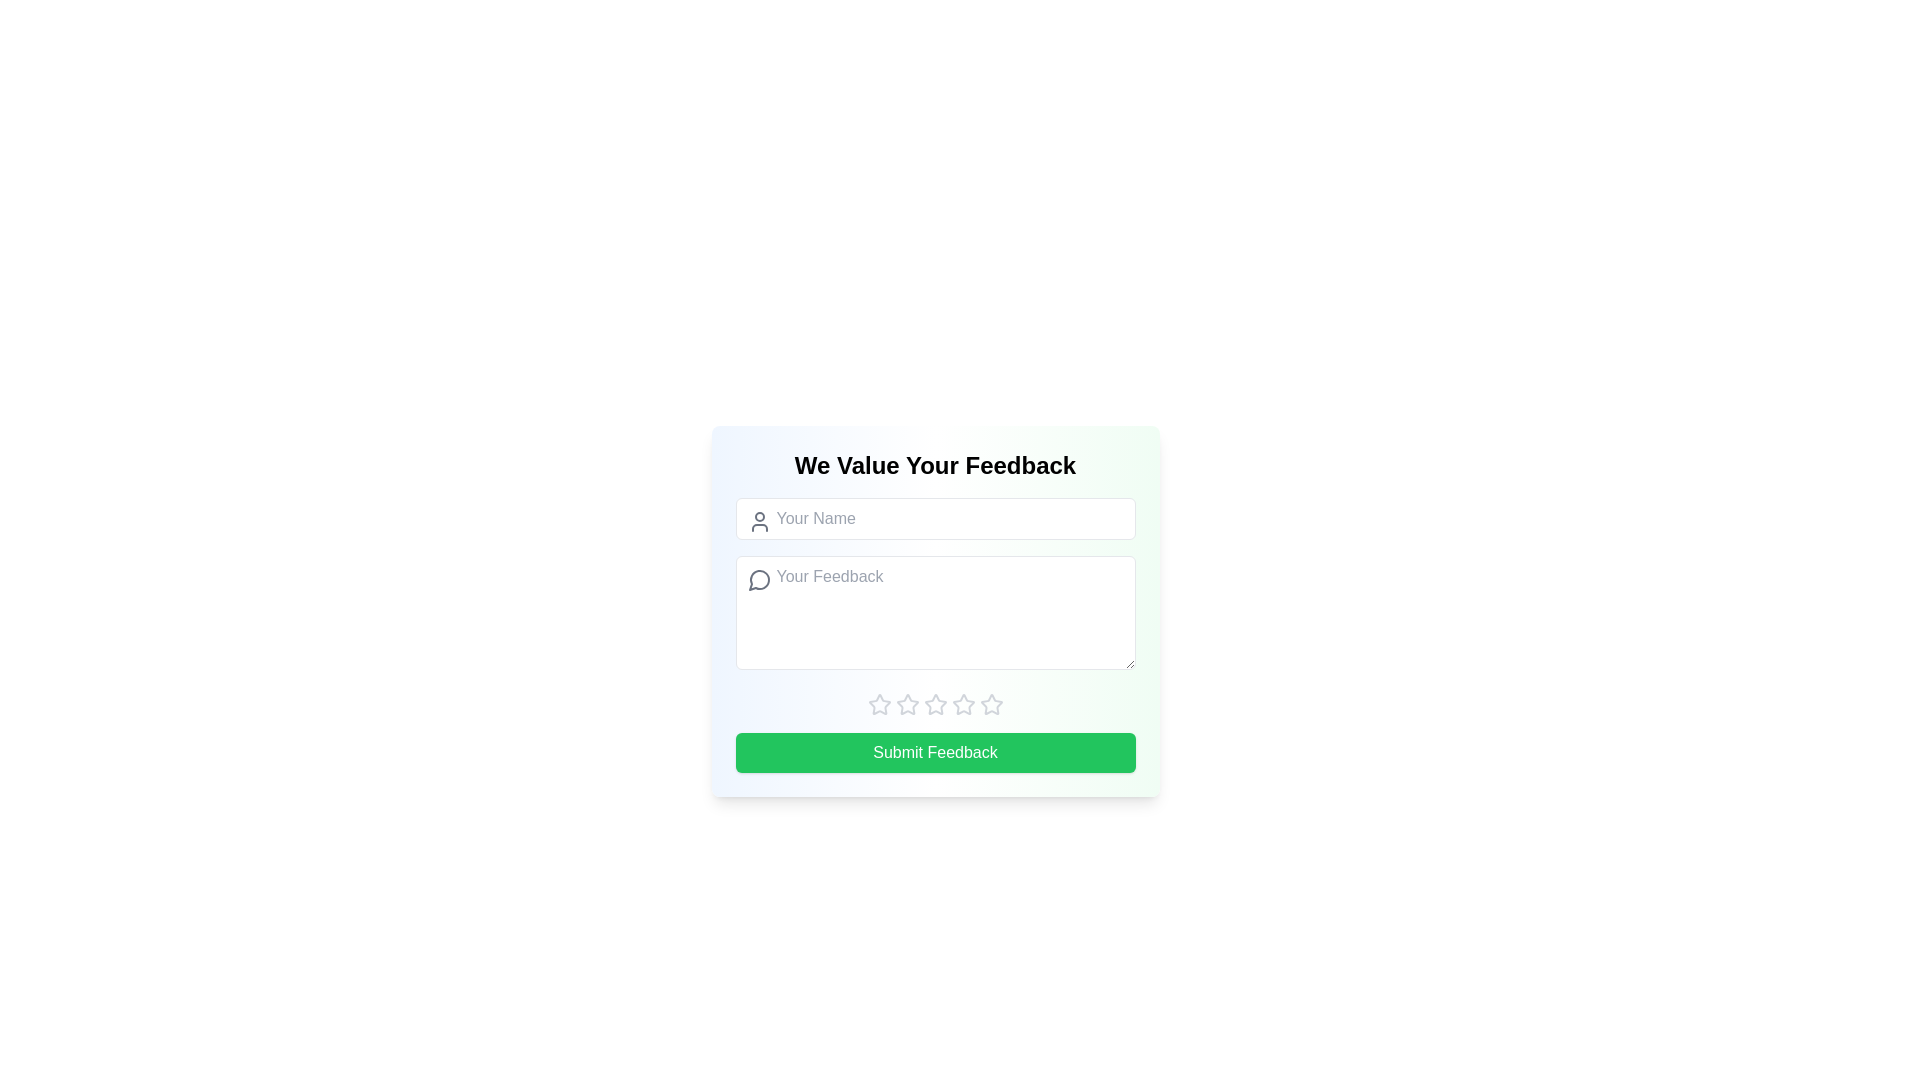 The width and height of the screenshot is (1920, 1080). Describe the element at coordinates (963, 704) in the screenshot. I see `the fifth star in the rating component of the user feedback form` at that location.